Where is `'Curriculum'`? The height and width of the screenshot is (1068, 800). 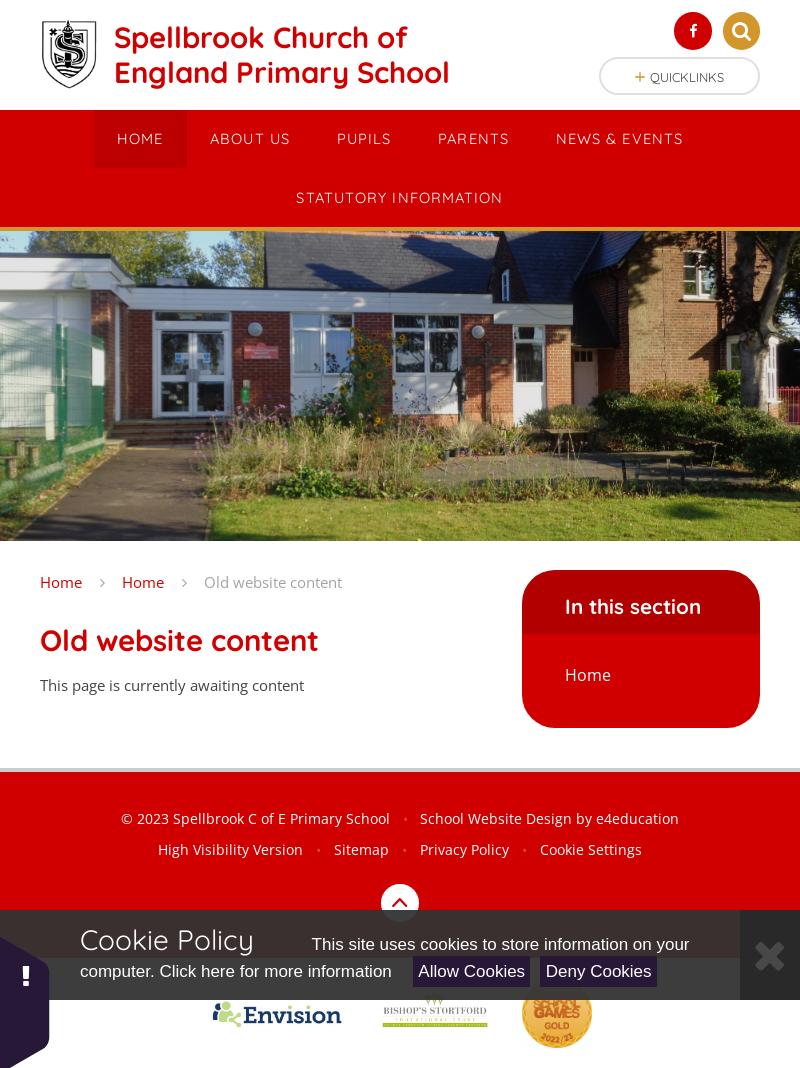
'Curriculum' is located at coordinates (332, 211).